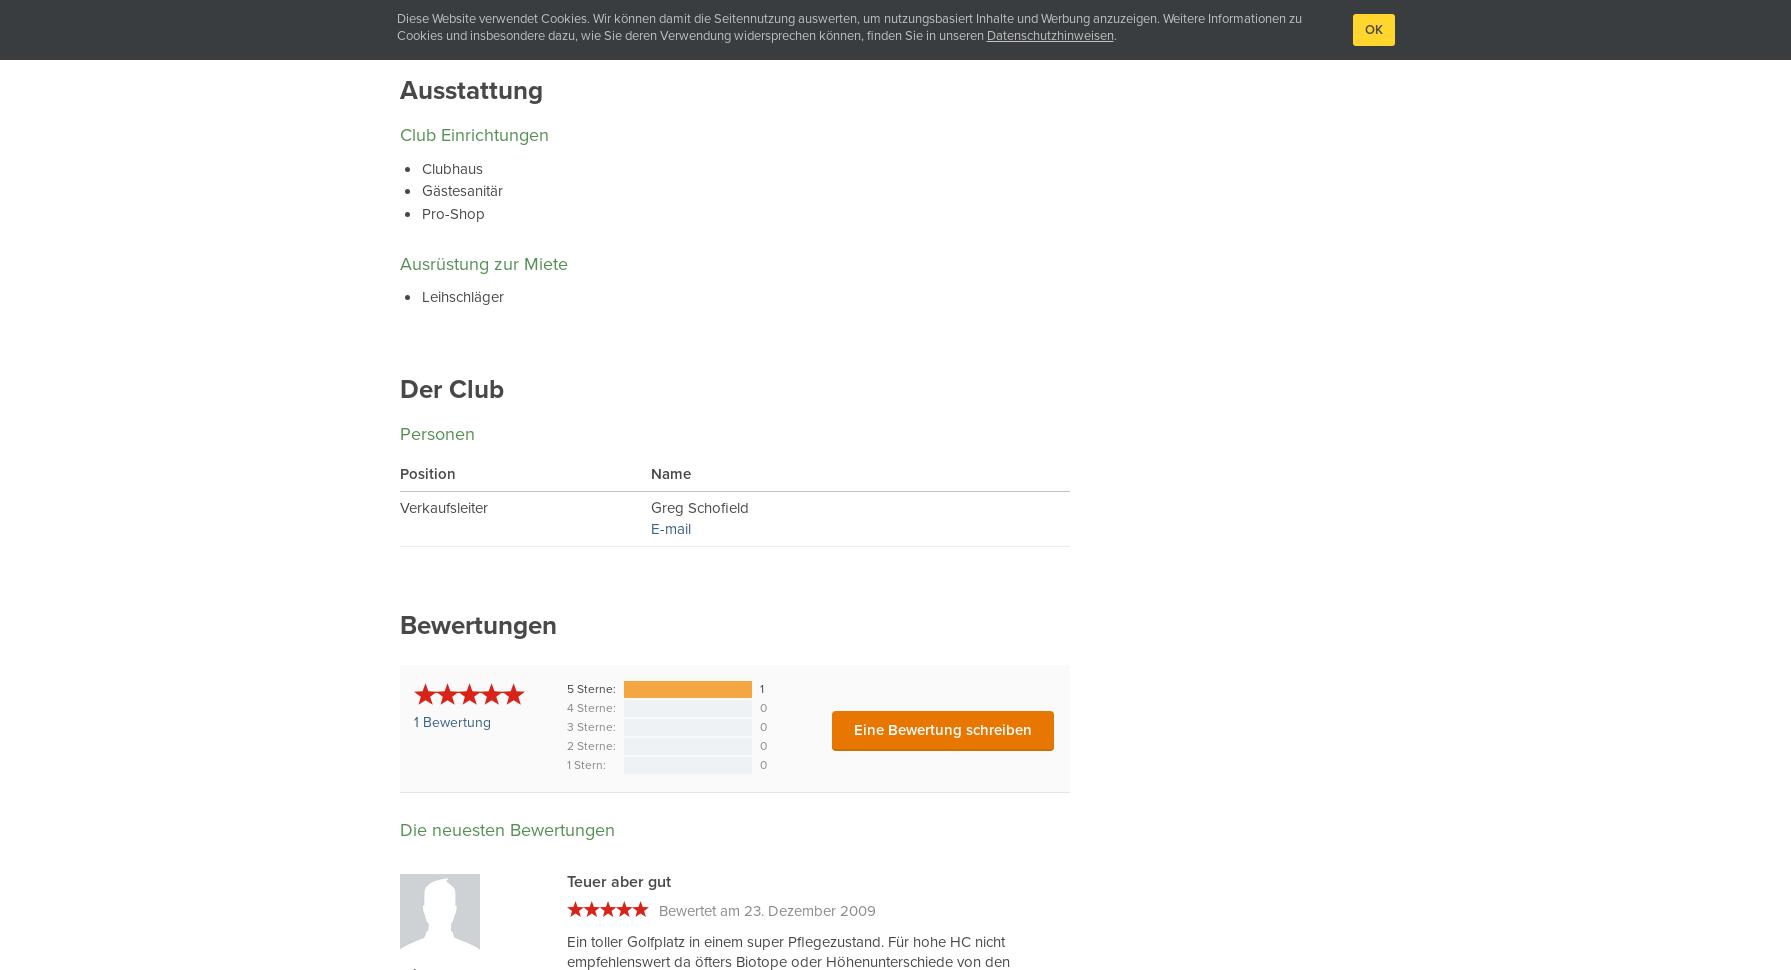  I want to click on 'Leihschläger', so click(462, 297).